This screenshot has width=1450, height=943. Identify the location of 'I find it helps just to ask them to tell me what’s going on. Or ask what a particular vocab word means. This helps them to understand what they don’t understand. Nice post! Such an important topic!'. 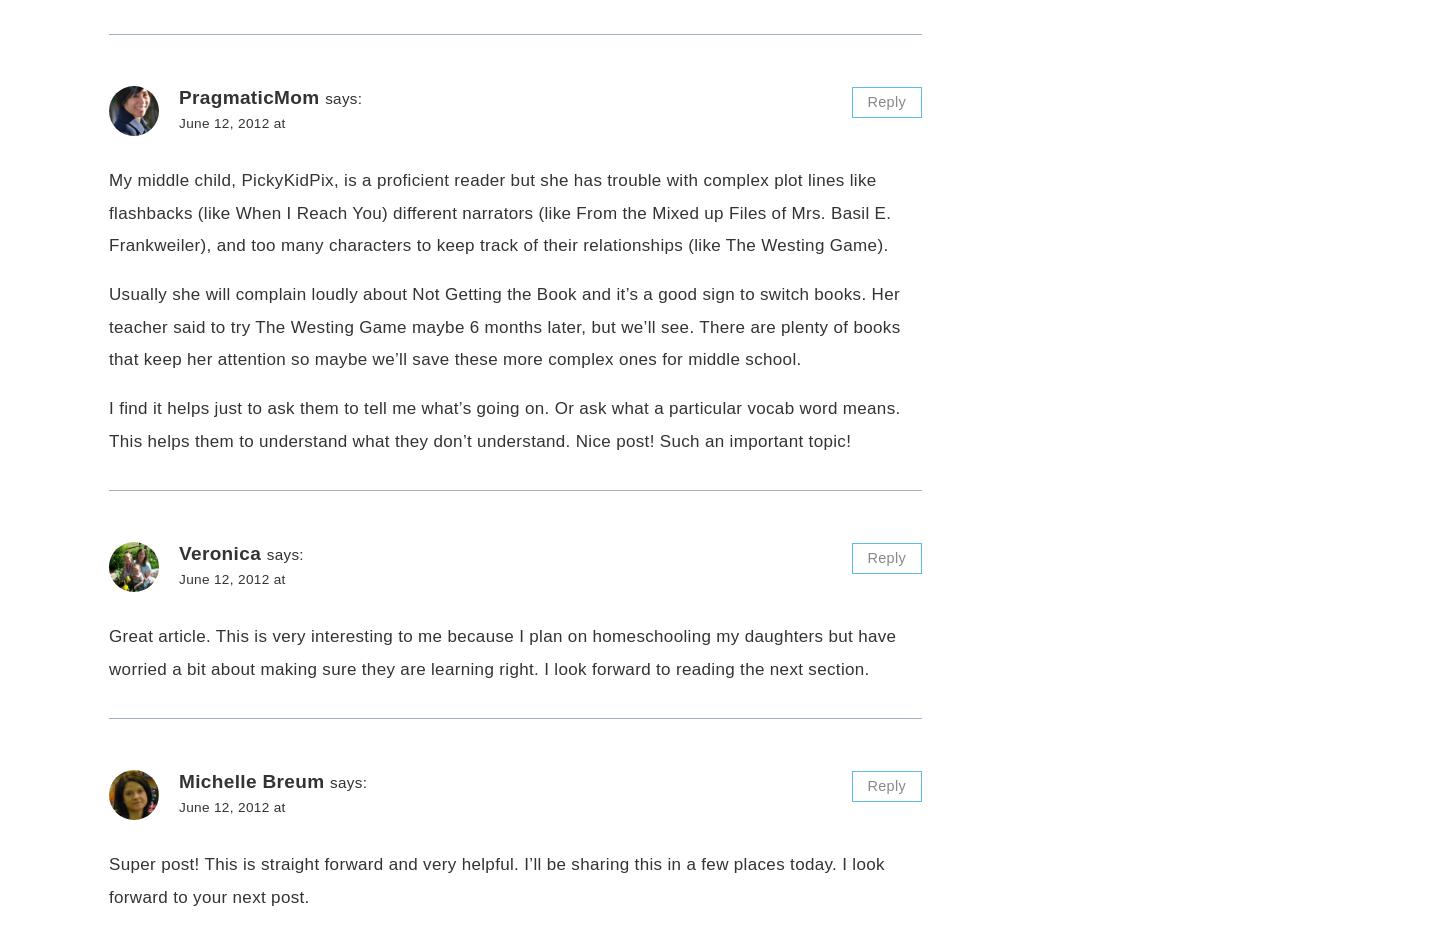
(109, 424).